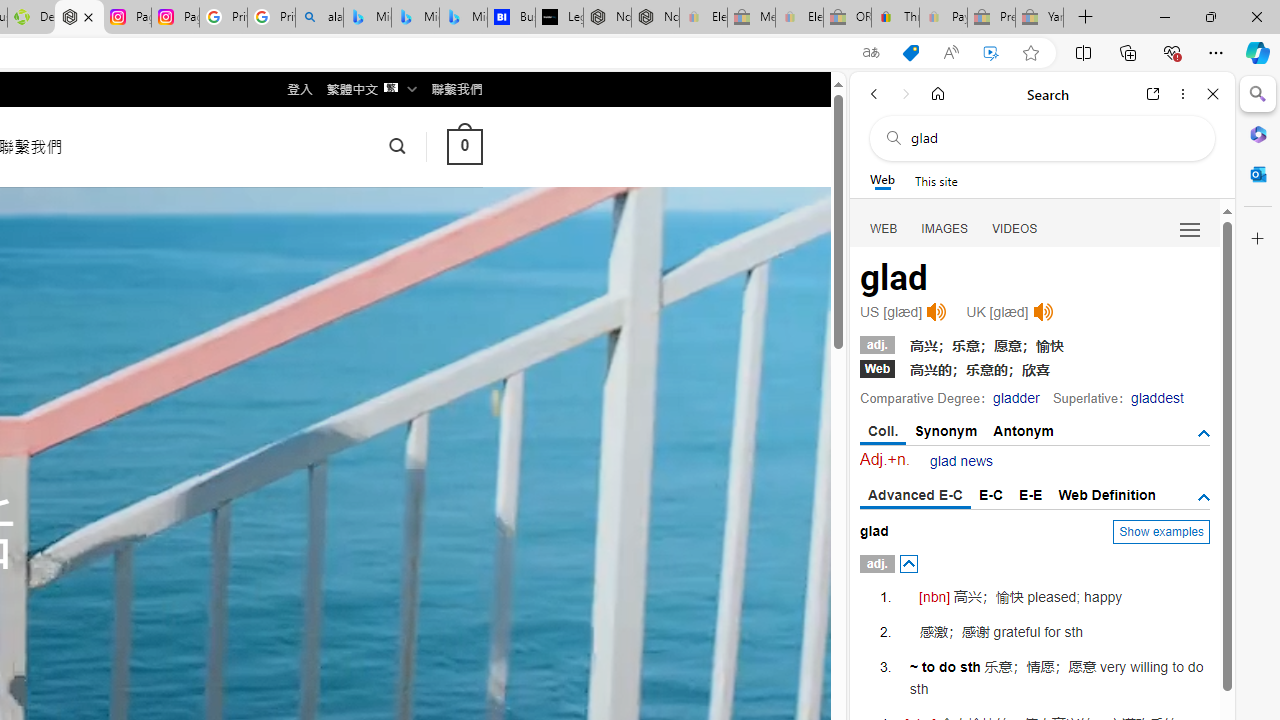  Describe the element at coordinates (881, 180) in the screenshot. I see `'Web scope'` at that location.